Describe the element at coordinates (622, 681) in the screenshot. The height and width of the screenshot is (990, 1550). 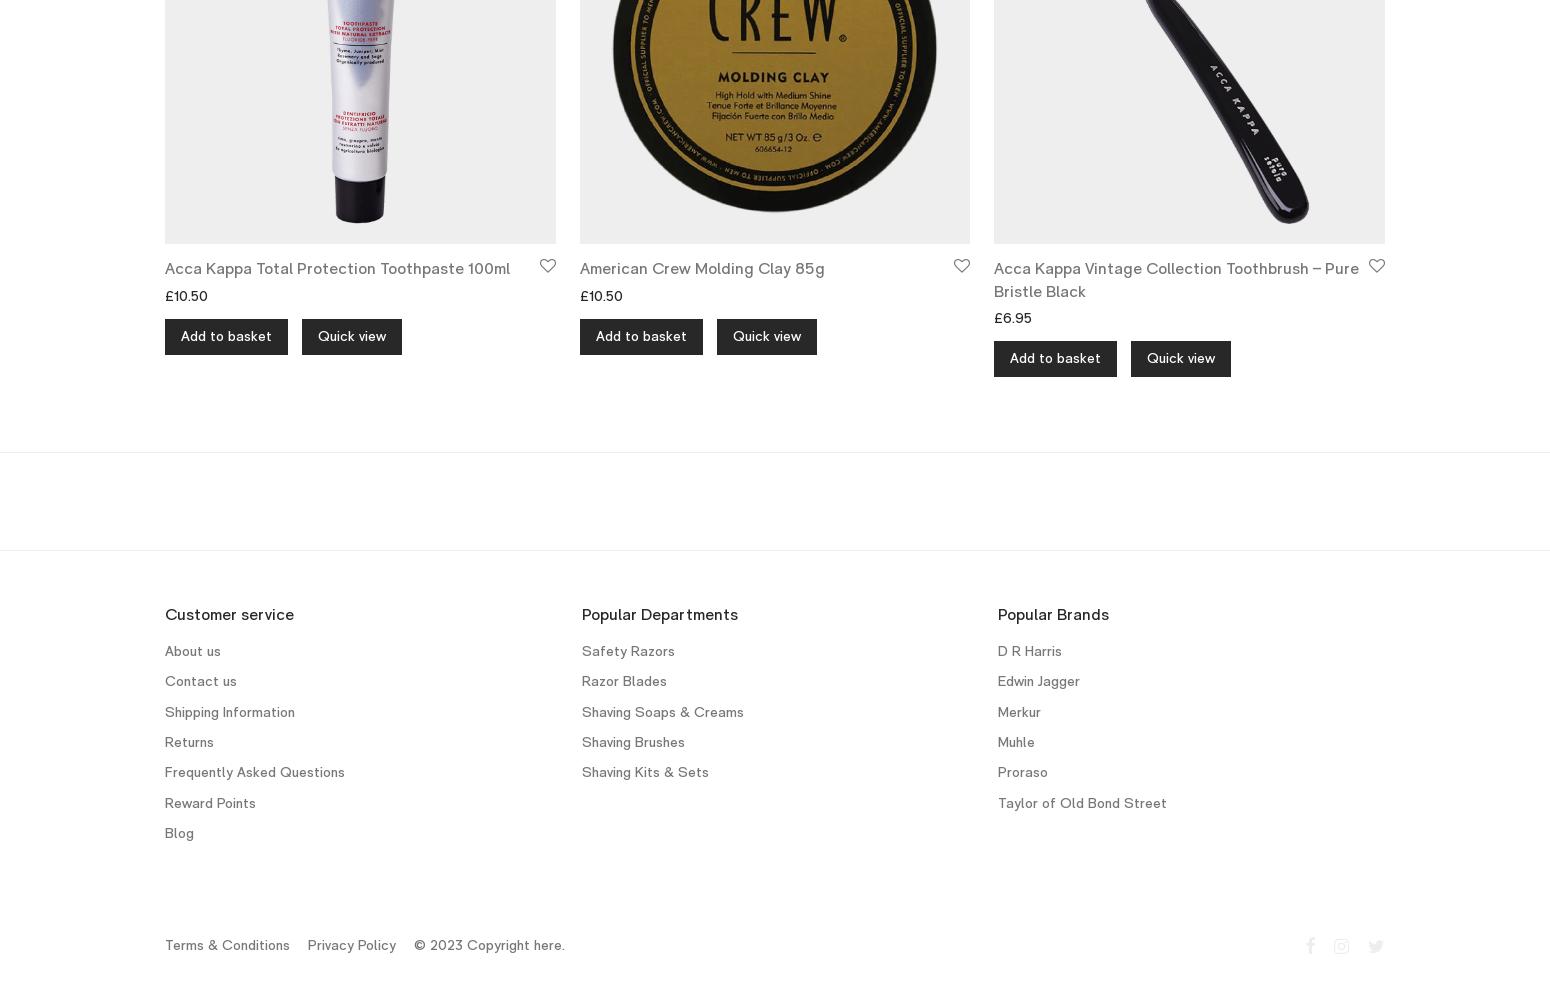
I see `'Razor Blades'` at that location.